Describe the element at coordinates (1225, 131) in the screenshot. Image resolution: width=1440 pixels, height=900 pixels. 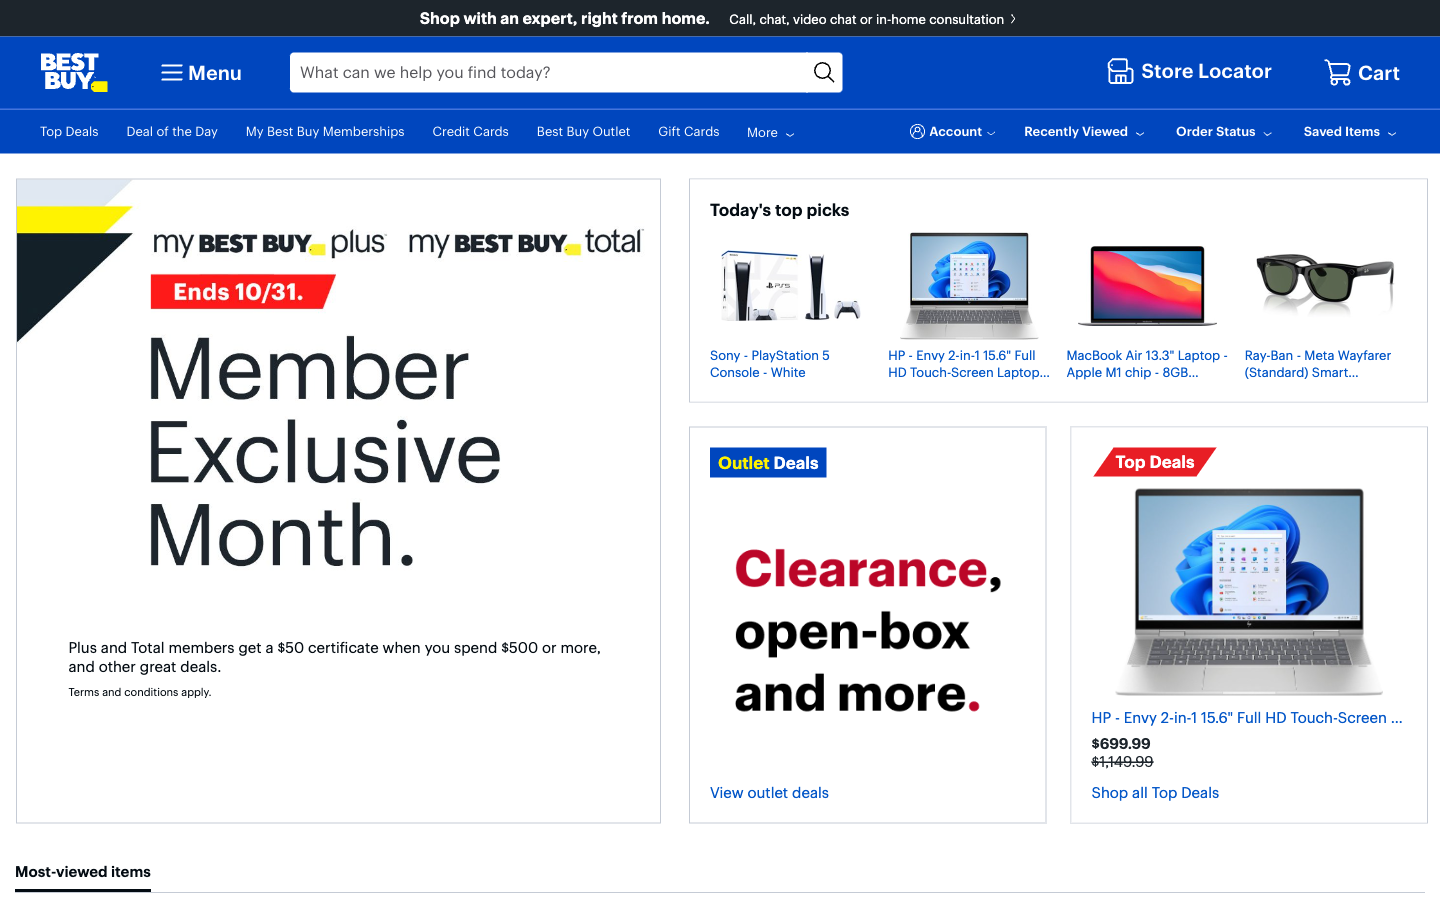
I see `Verify the status of the most recent order` at that location.